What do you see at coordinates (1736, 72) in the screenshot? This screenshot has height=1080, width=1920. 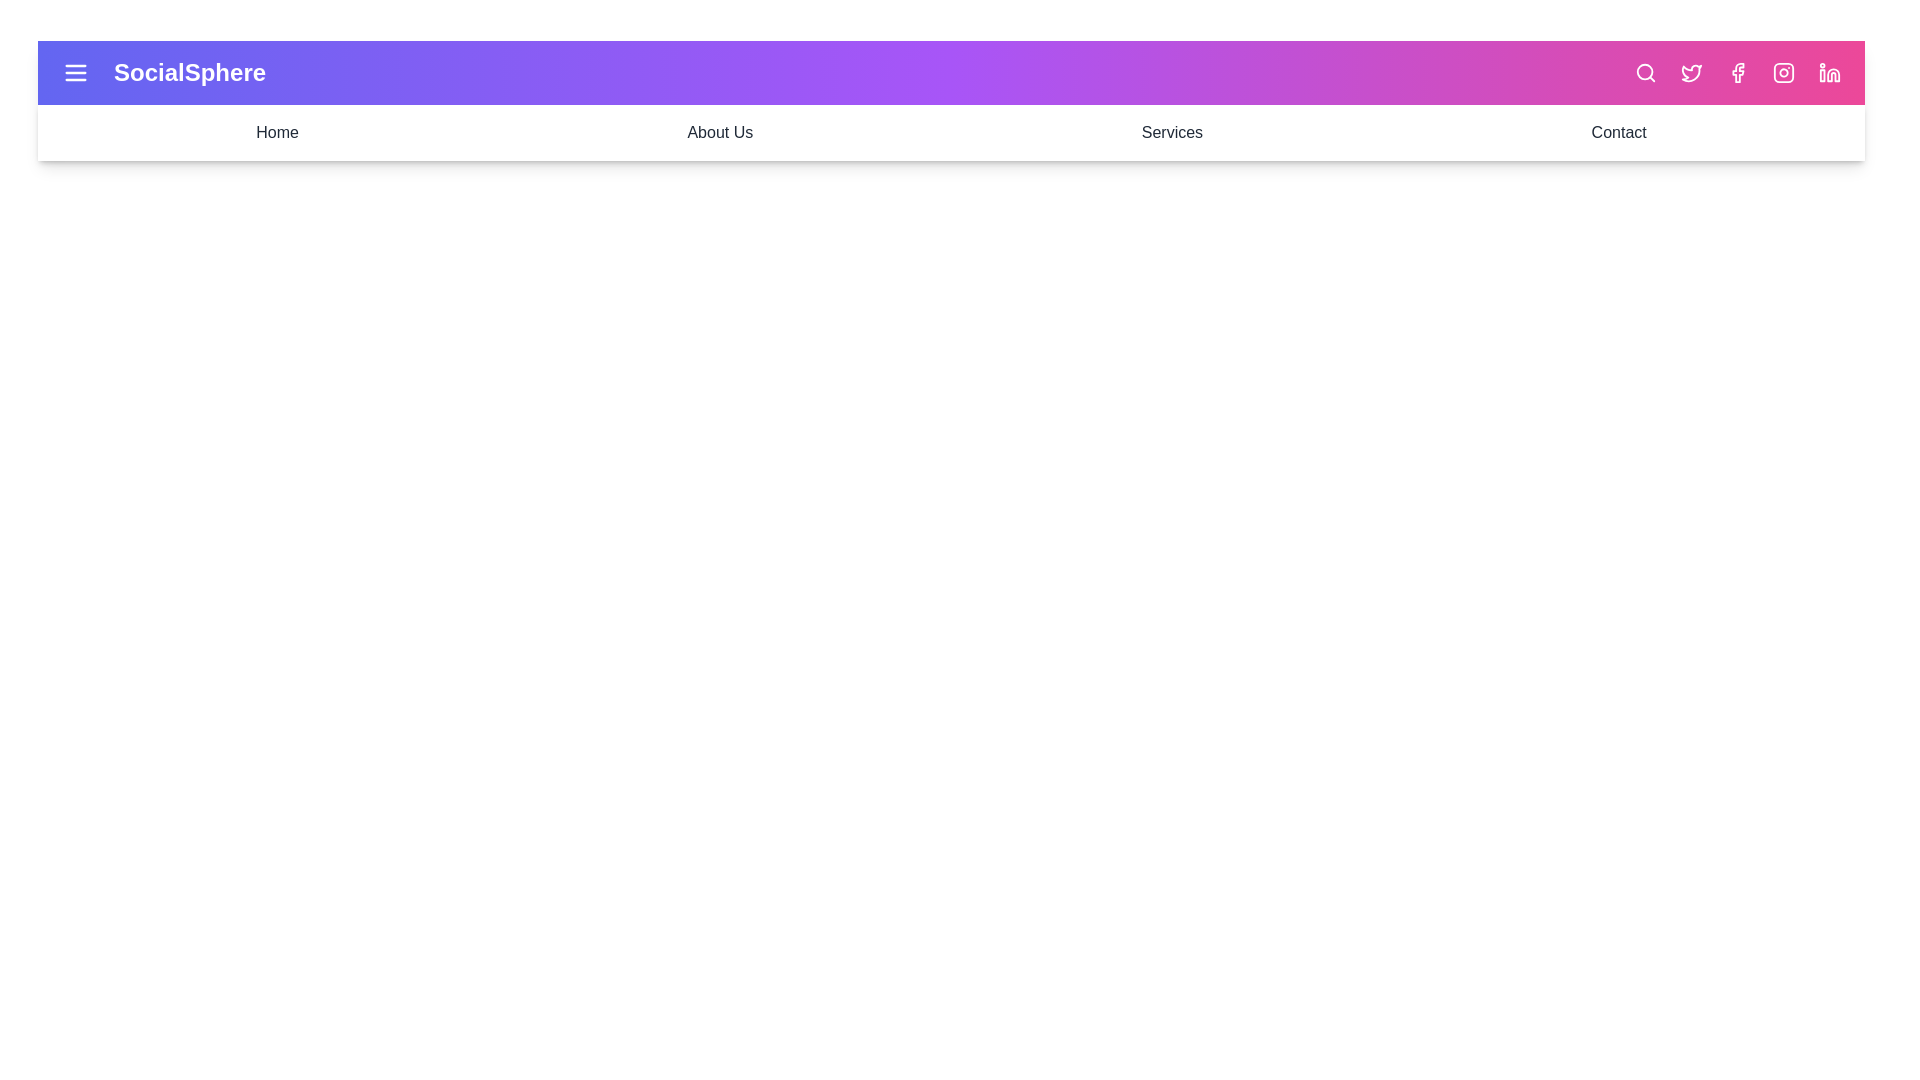 I see `the Facebook icon to open its respective link` at bounding box center [1736, 72].